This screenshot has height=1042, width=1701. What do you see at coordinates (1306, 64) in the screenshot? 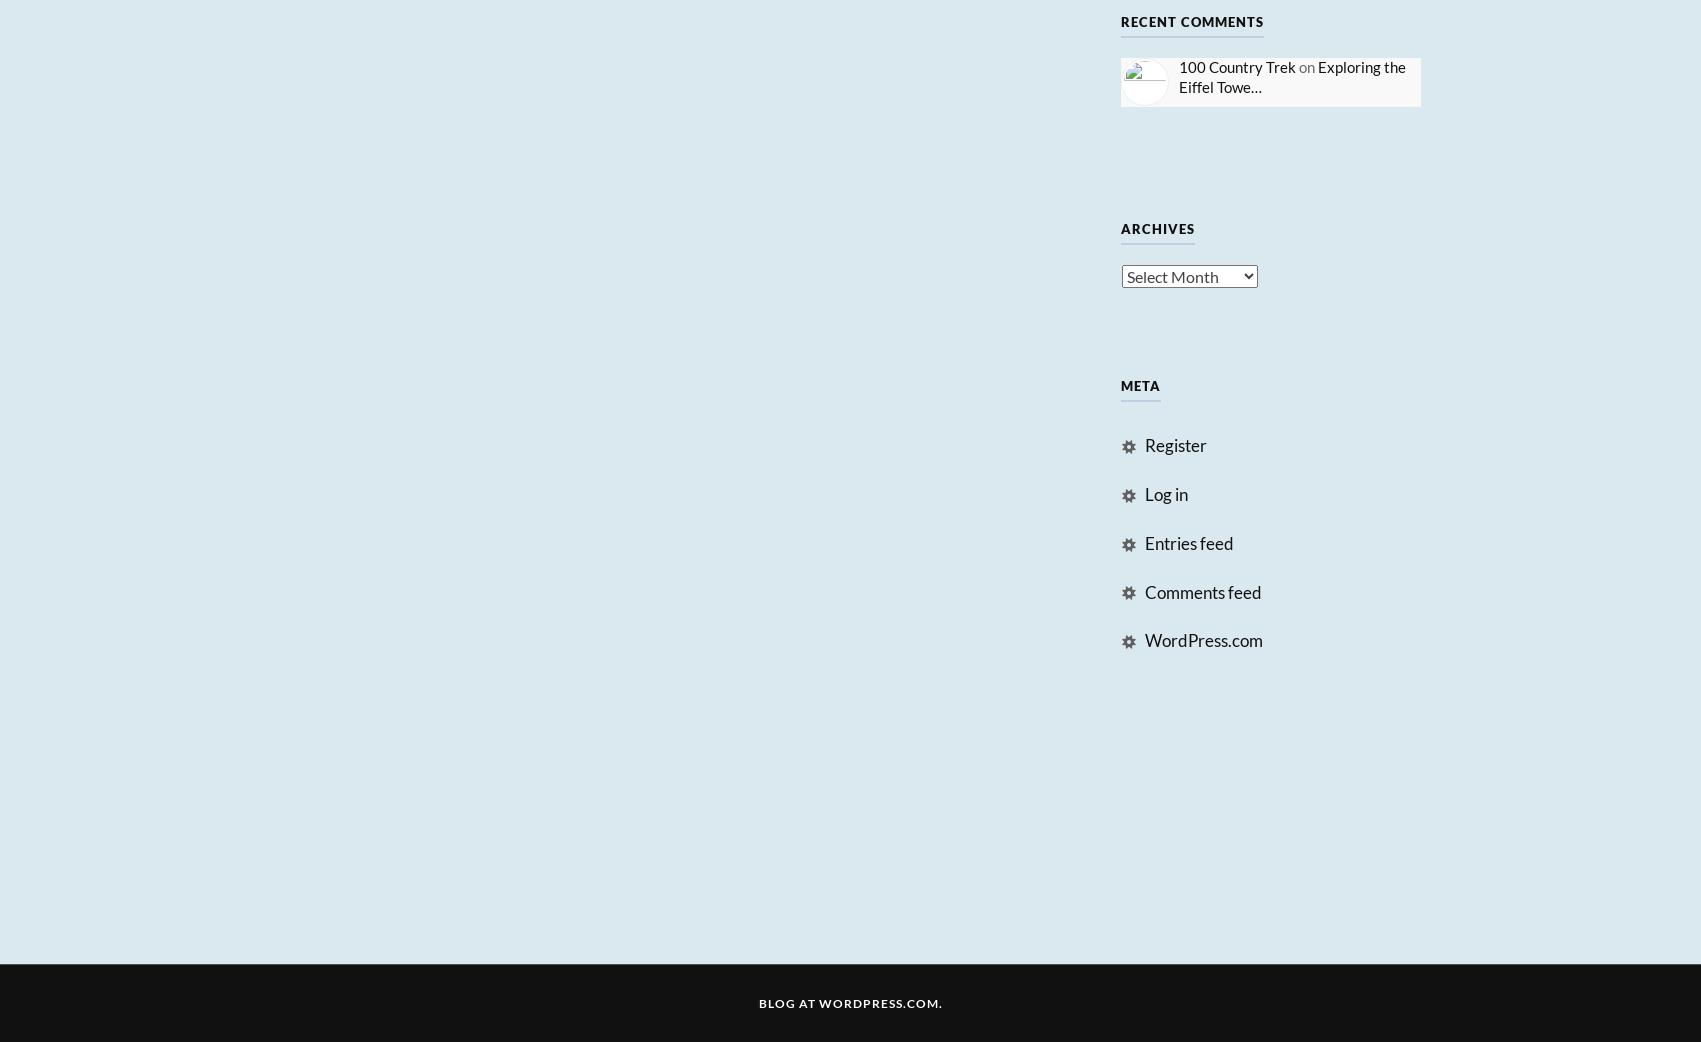
I see `'on'` at bounding box center [1306, 64].